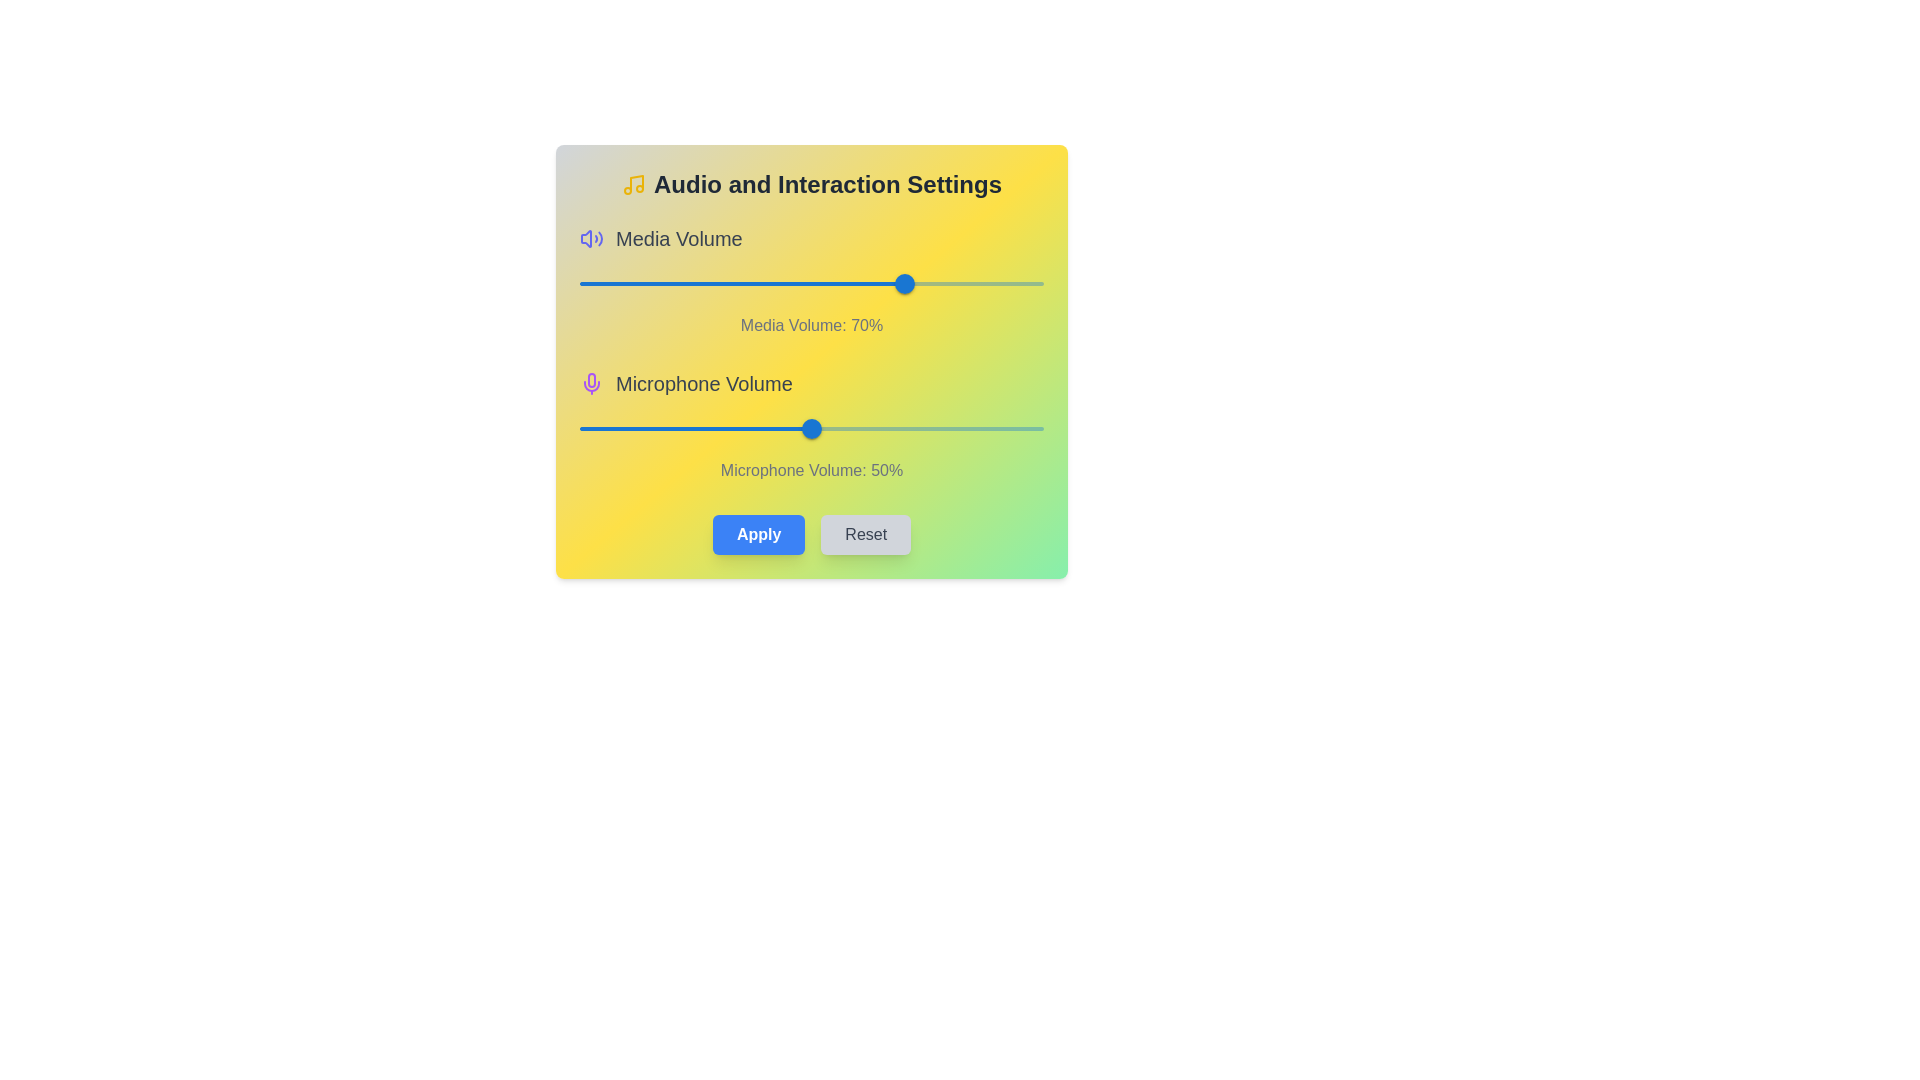 Image resolution: width=1920 pixels, height=1080 pixels. Describe the element at coordinates (766, 427) in the screenshot. I see `microphone volume` at that location.